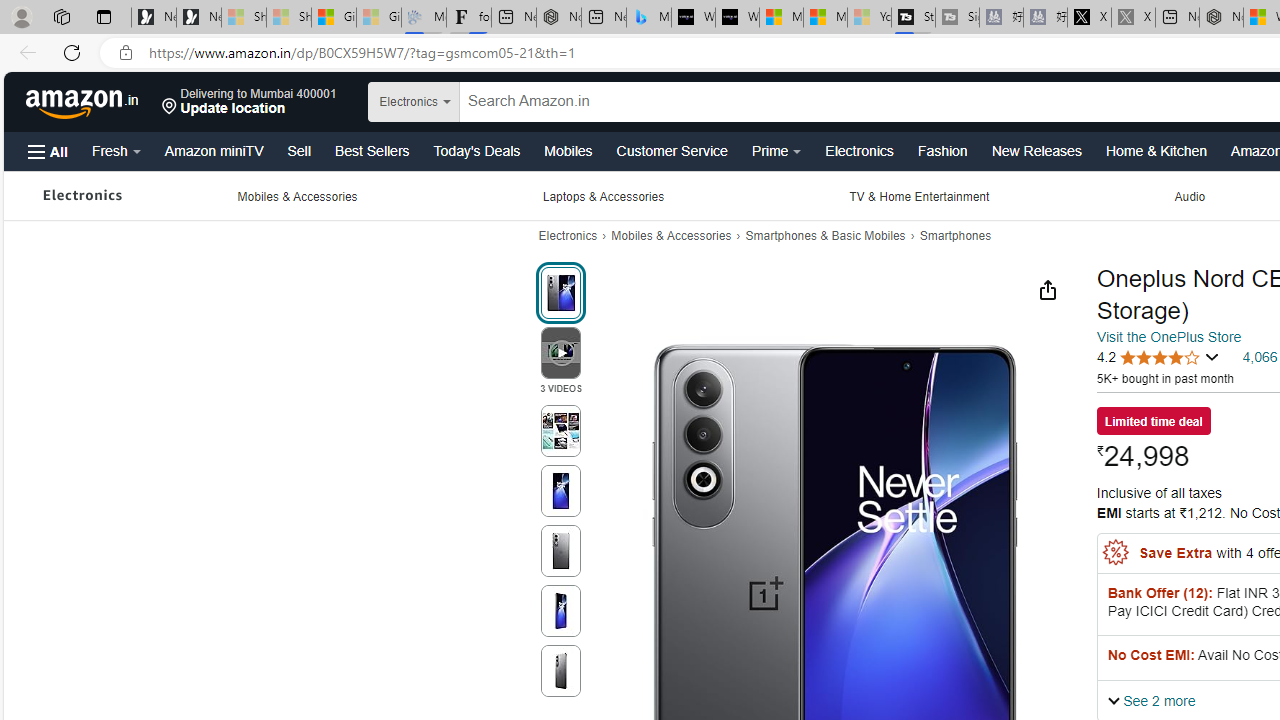 This screenshot has width=1280, height=720. Describe the element at coordinates (1046, 289) in the screenshot. I see `'Share'` at that location.